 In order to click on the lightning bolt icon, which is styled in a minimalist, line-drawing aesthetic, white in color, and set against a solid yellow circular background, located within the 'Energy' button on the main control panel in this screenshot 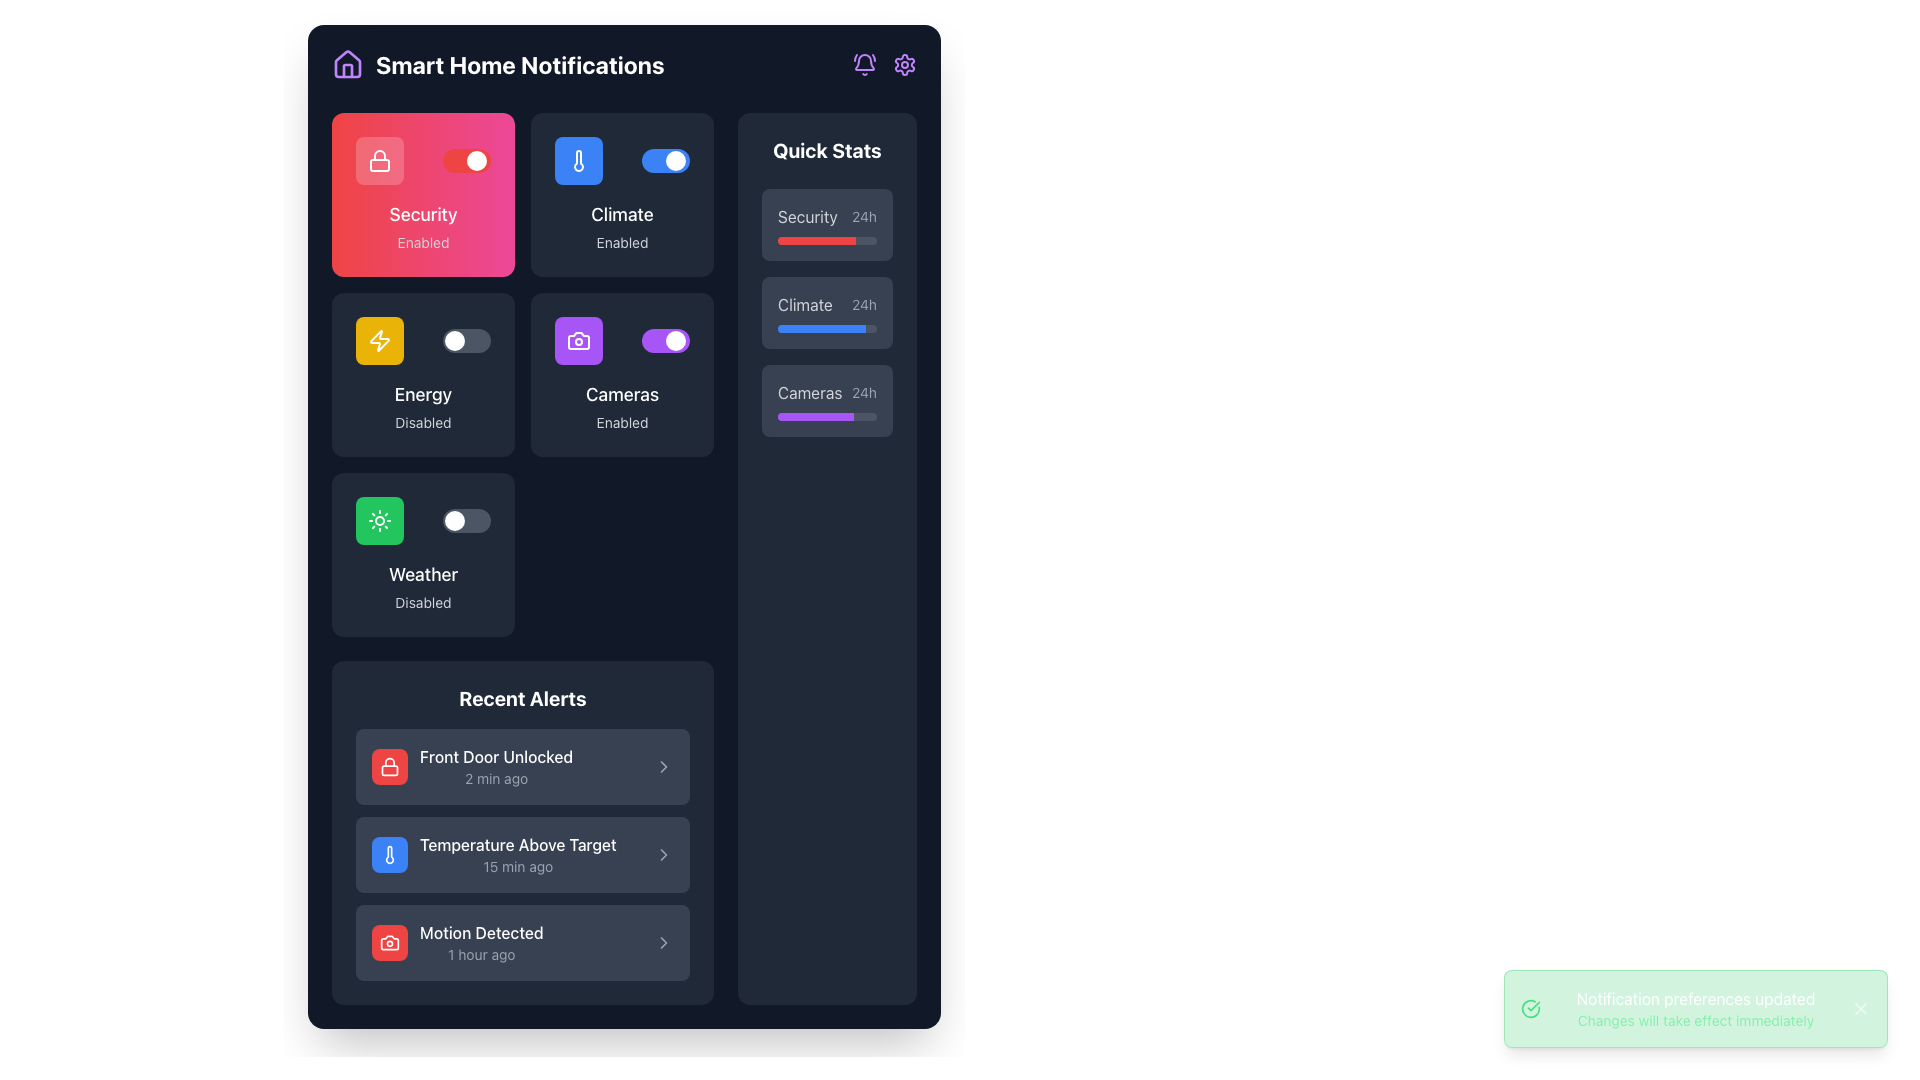, I will do `click(379, 339)`.